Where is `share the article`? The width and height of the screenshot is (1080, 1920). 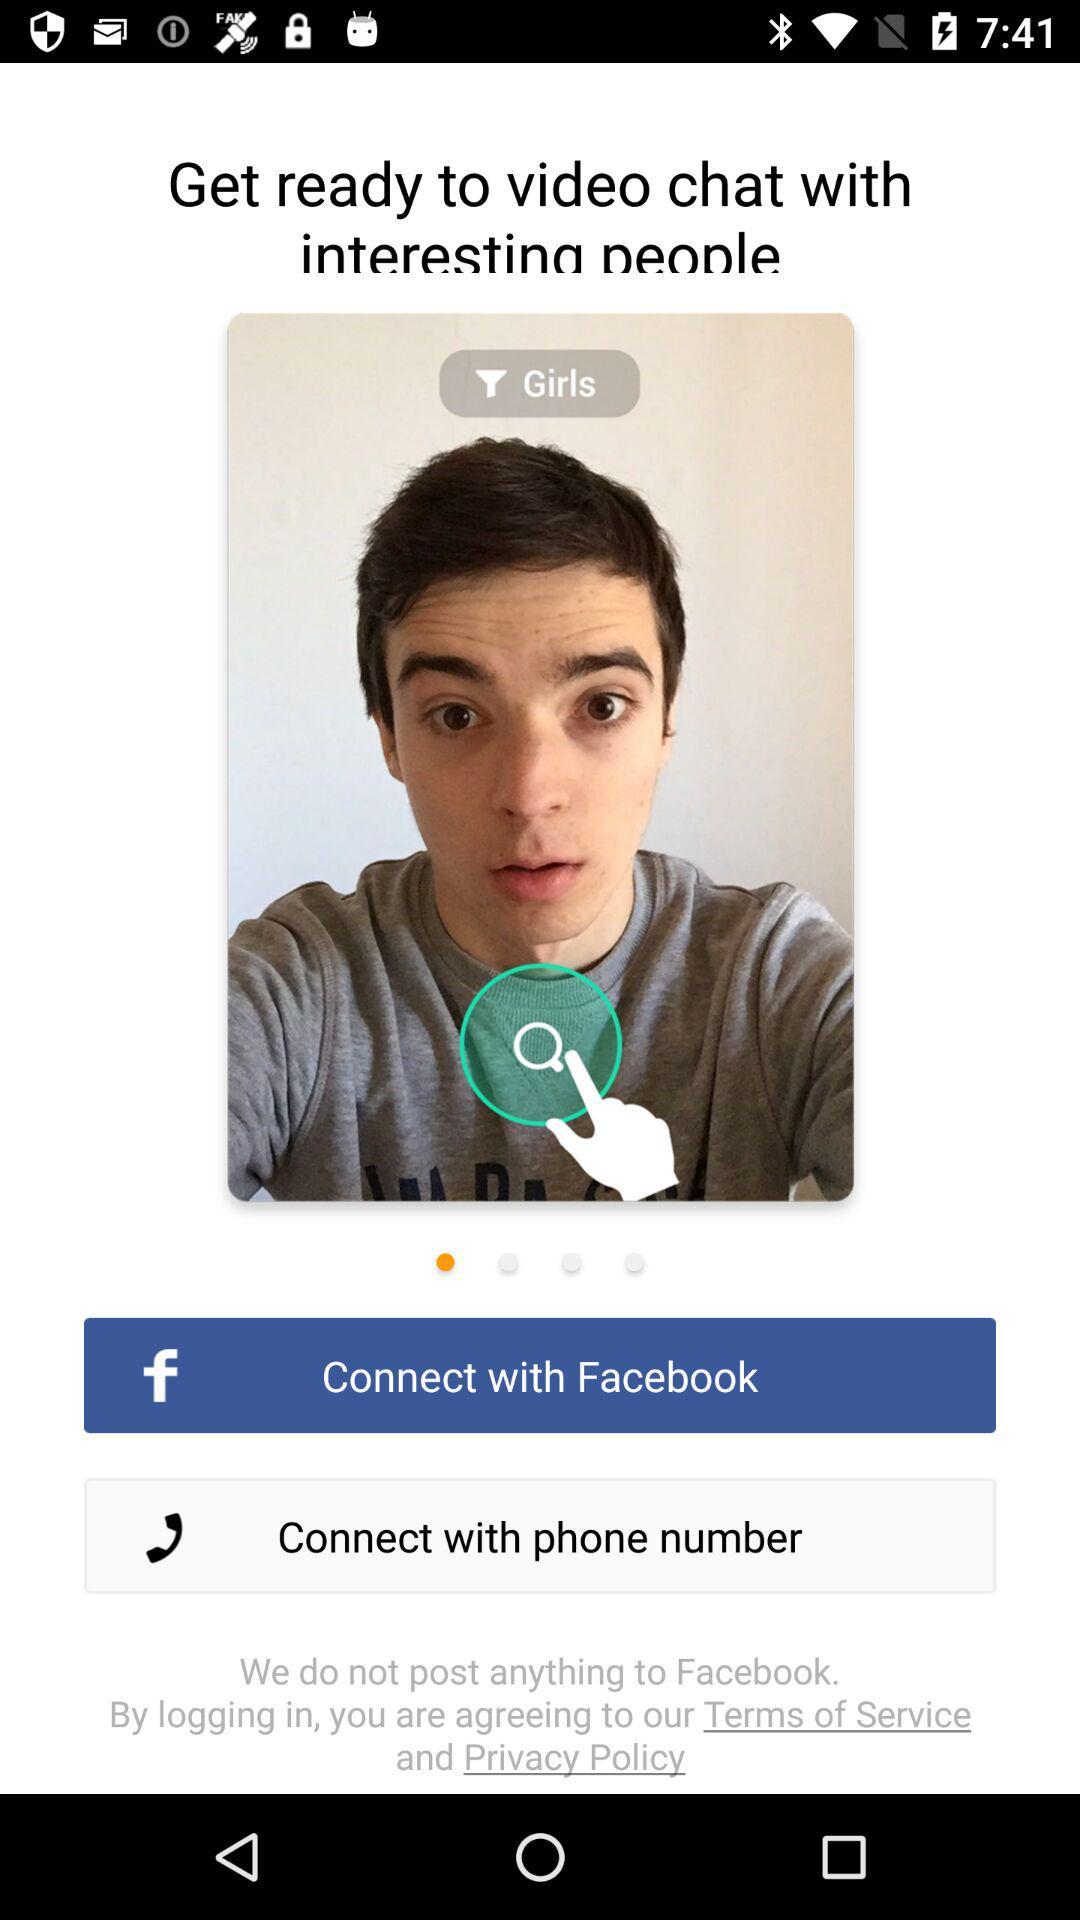
share the article is located at coordinates (444, 1261).